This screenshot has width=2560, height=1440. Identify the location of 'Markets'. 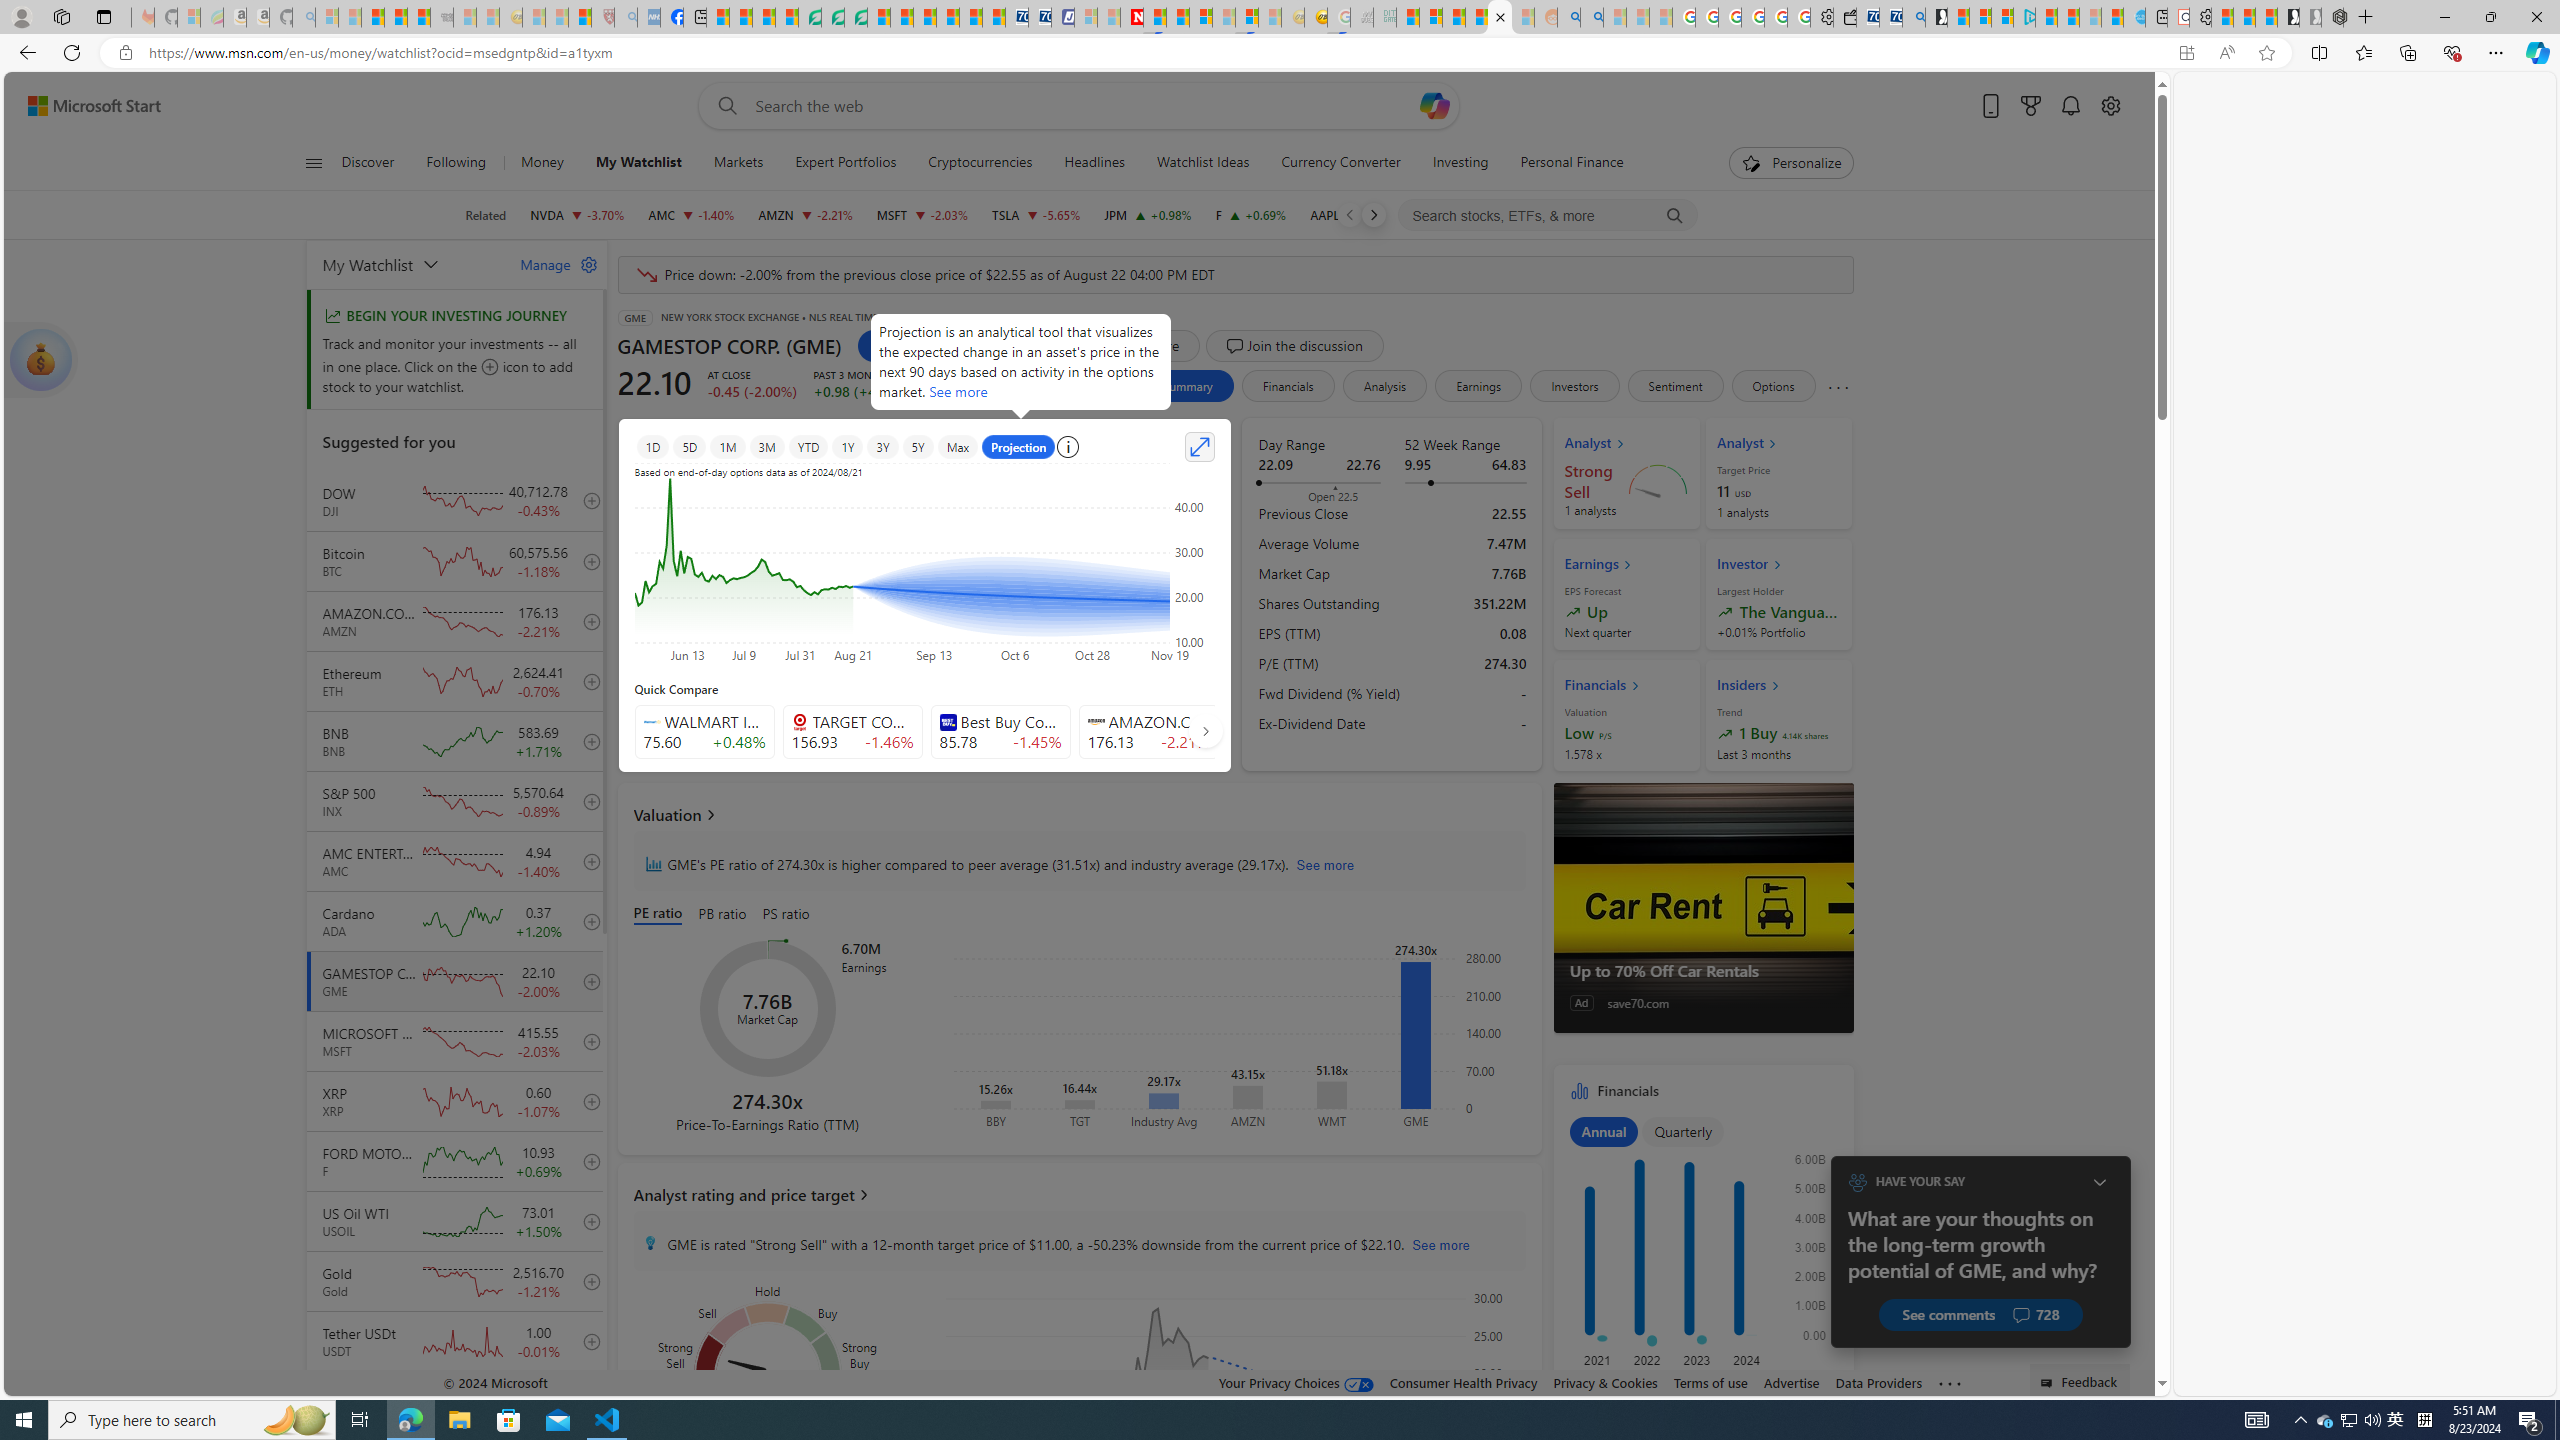
(737, 162).